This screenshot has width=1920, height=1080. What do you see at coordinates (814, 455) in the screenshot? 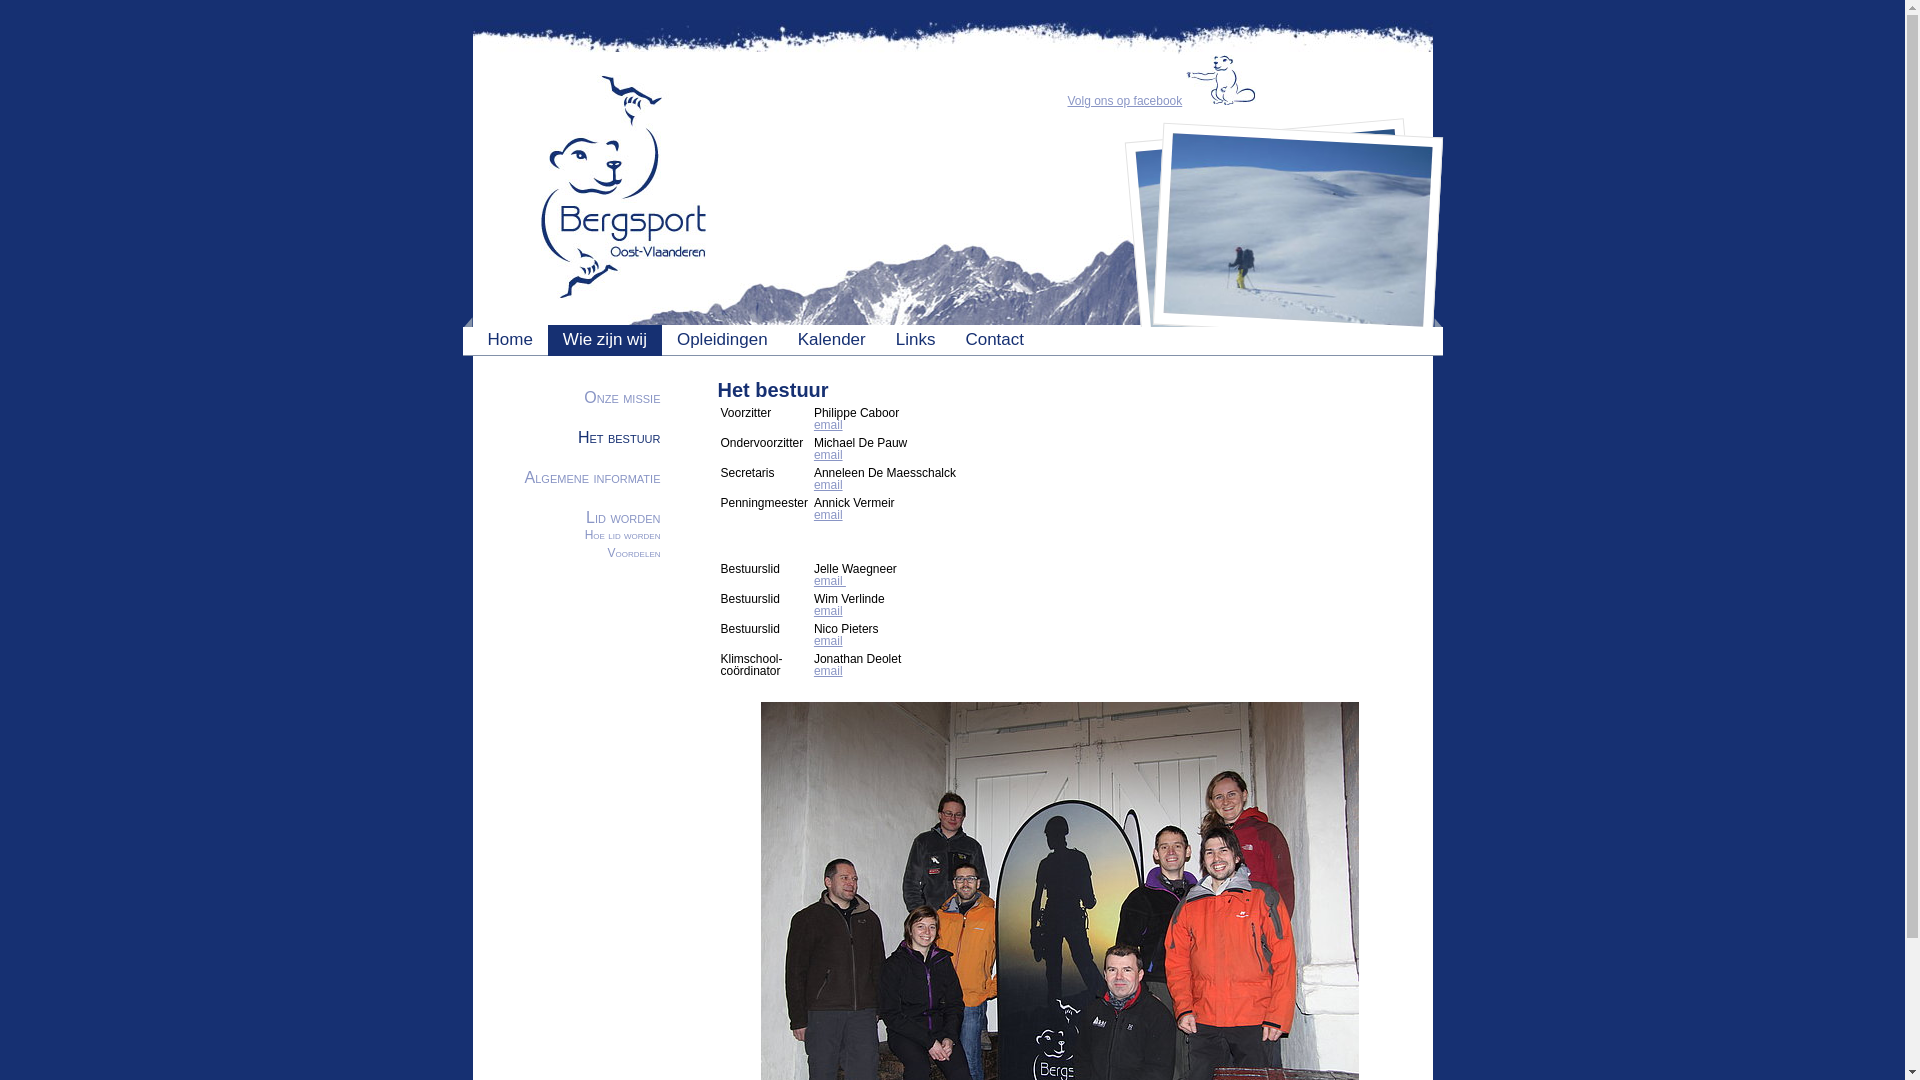
I see `'email'` at bounding box center [814, 455].